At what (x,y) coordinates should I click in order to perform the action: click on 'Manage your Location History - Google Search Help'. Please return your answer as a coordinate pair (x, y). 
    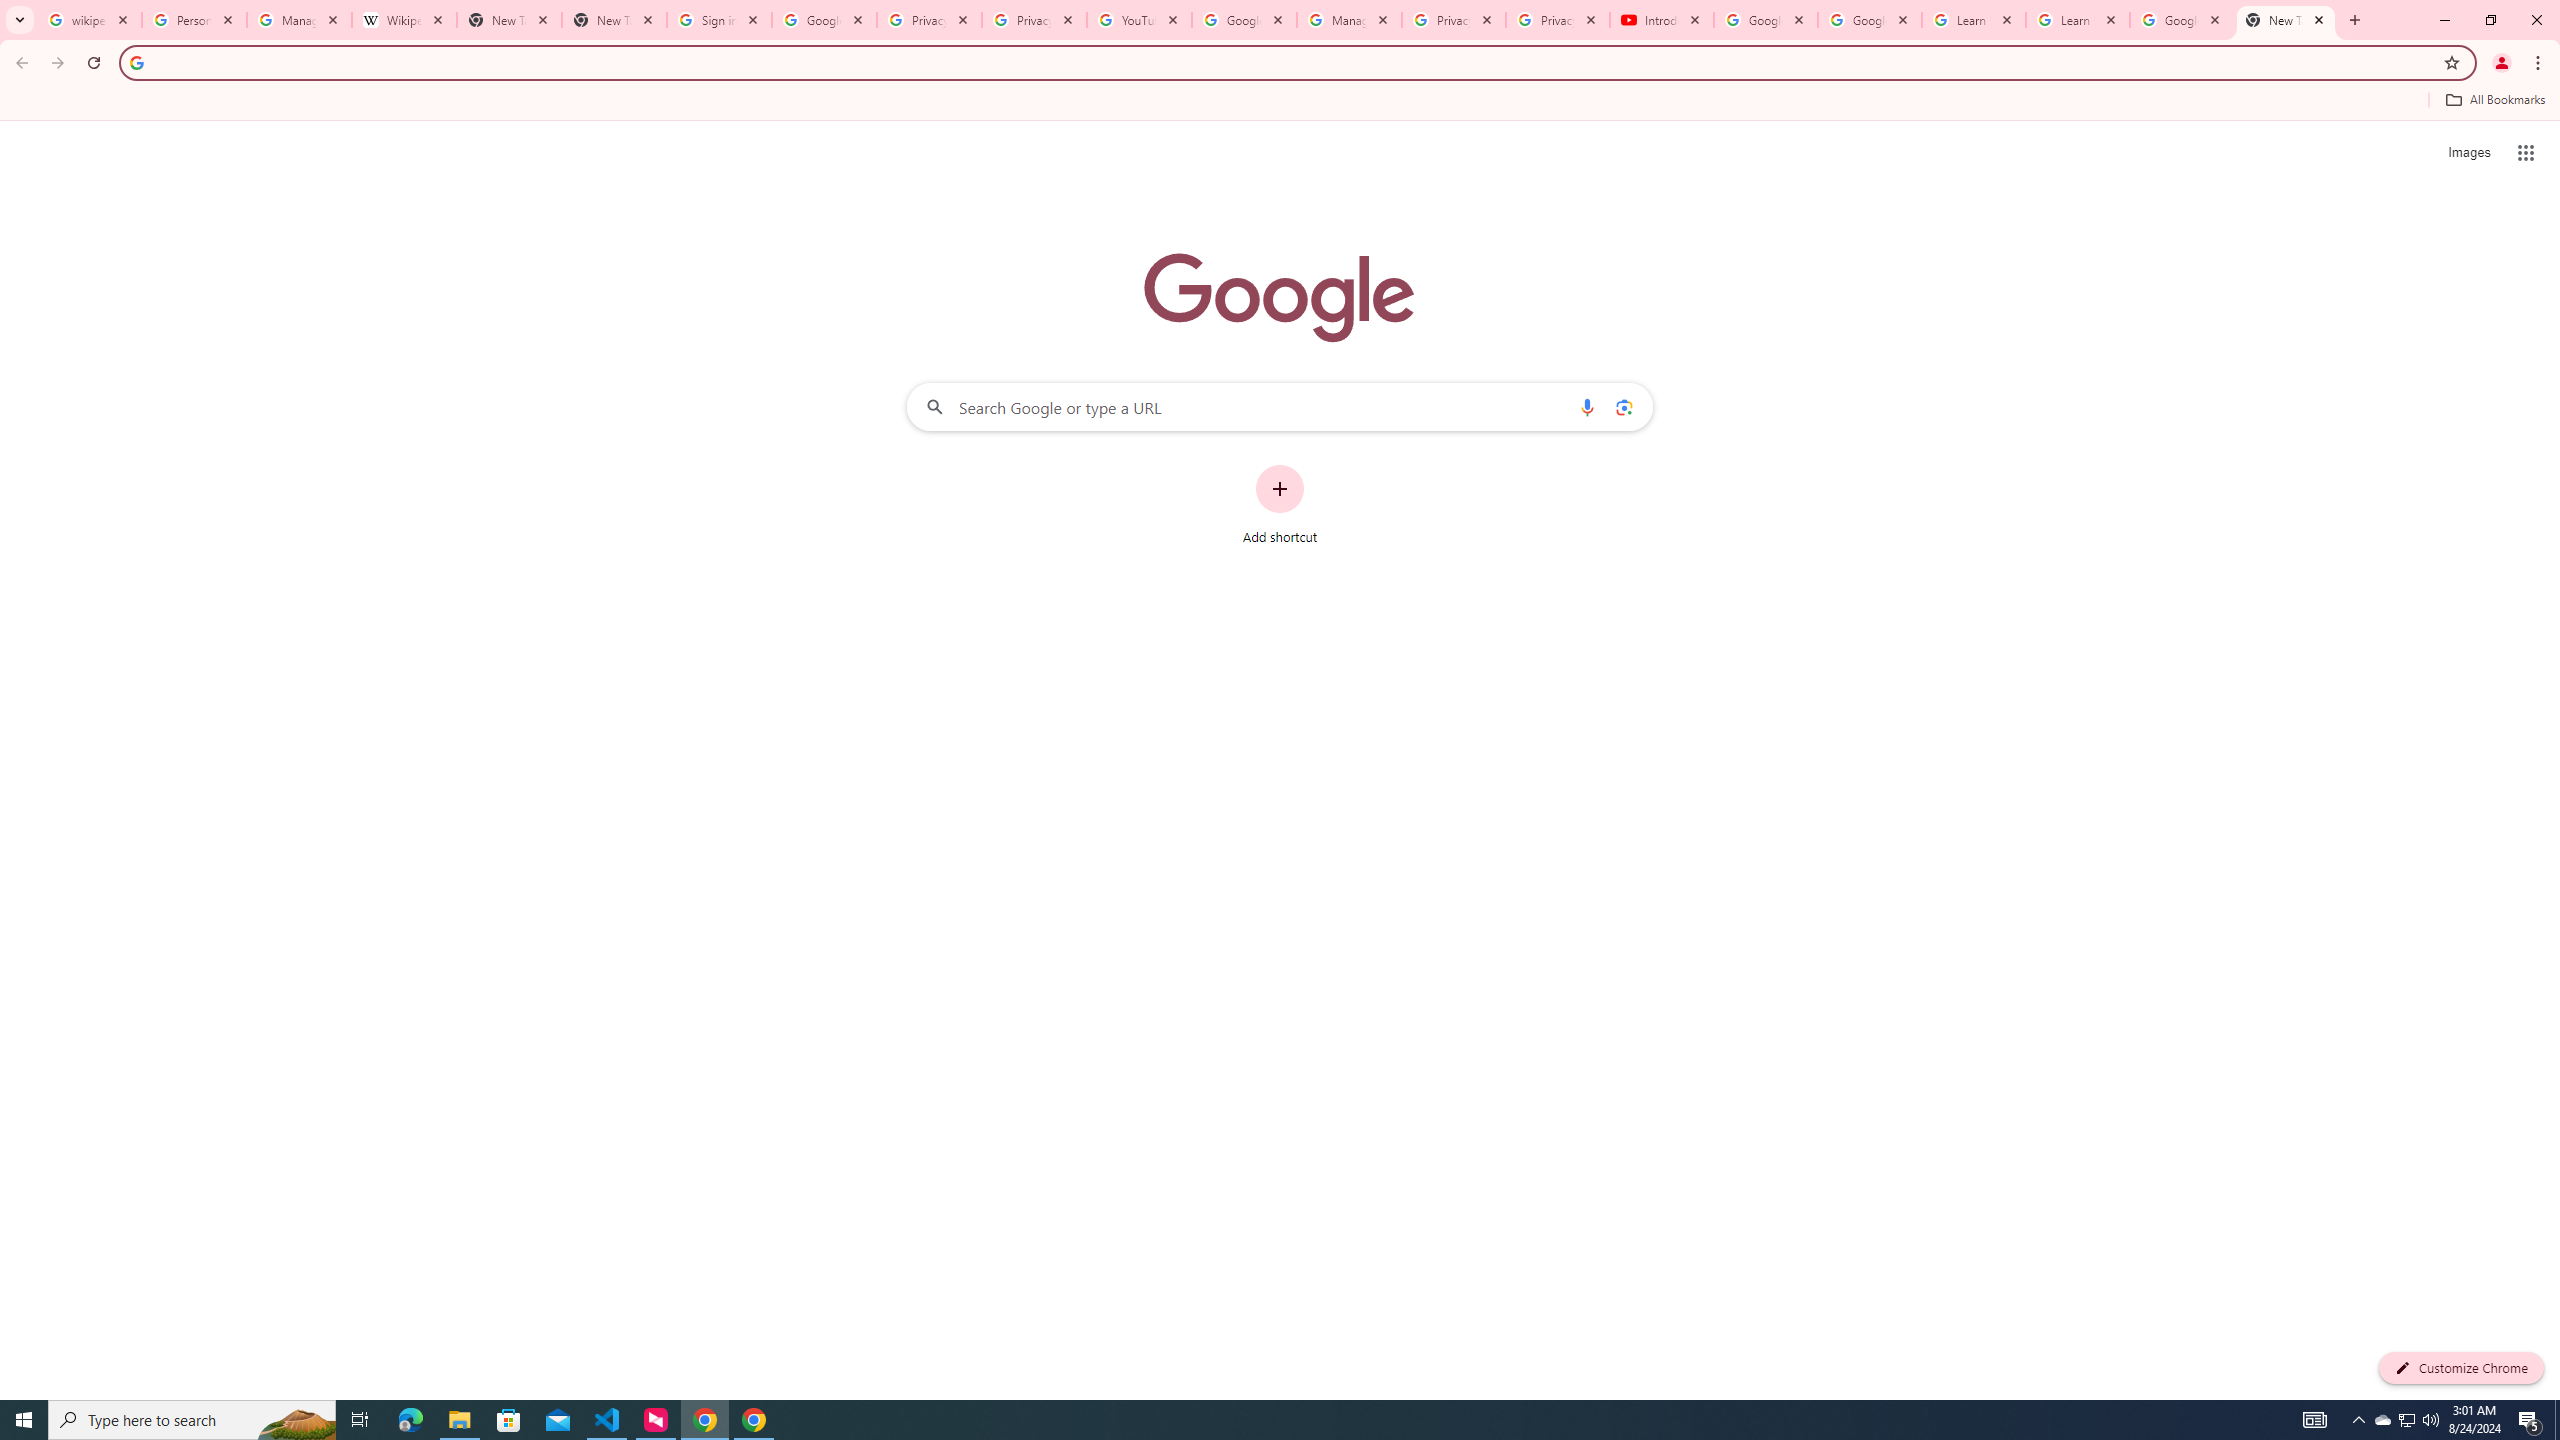
    Looking at the image, I should click on (298, 19).